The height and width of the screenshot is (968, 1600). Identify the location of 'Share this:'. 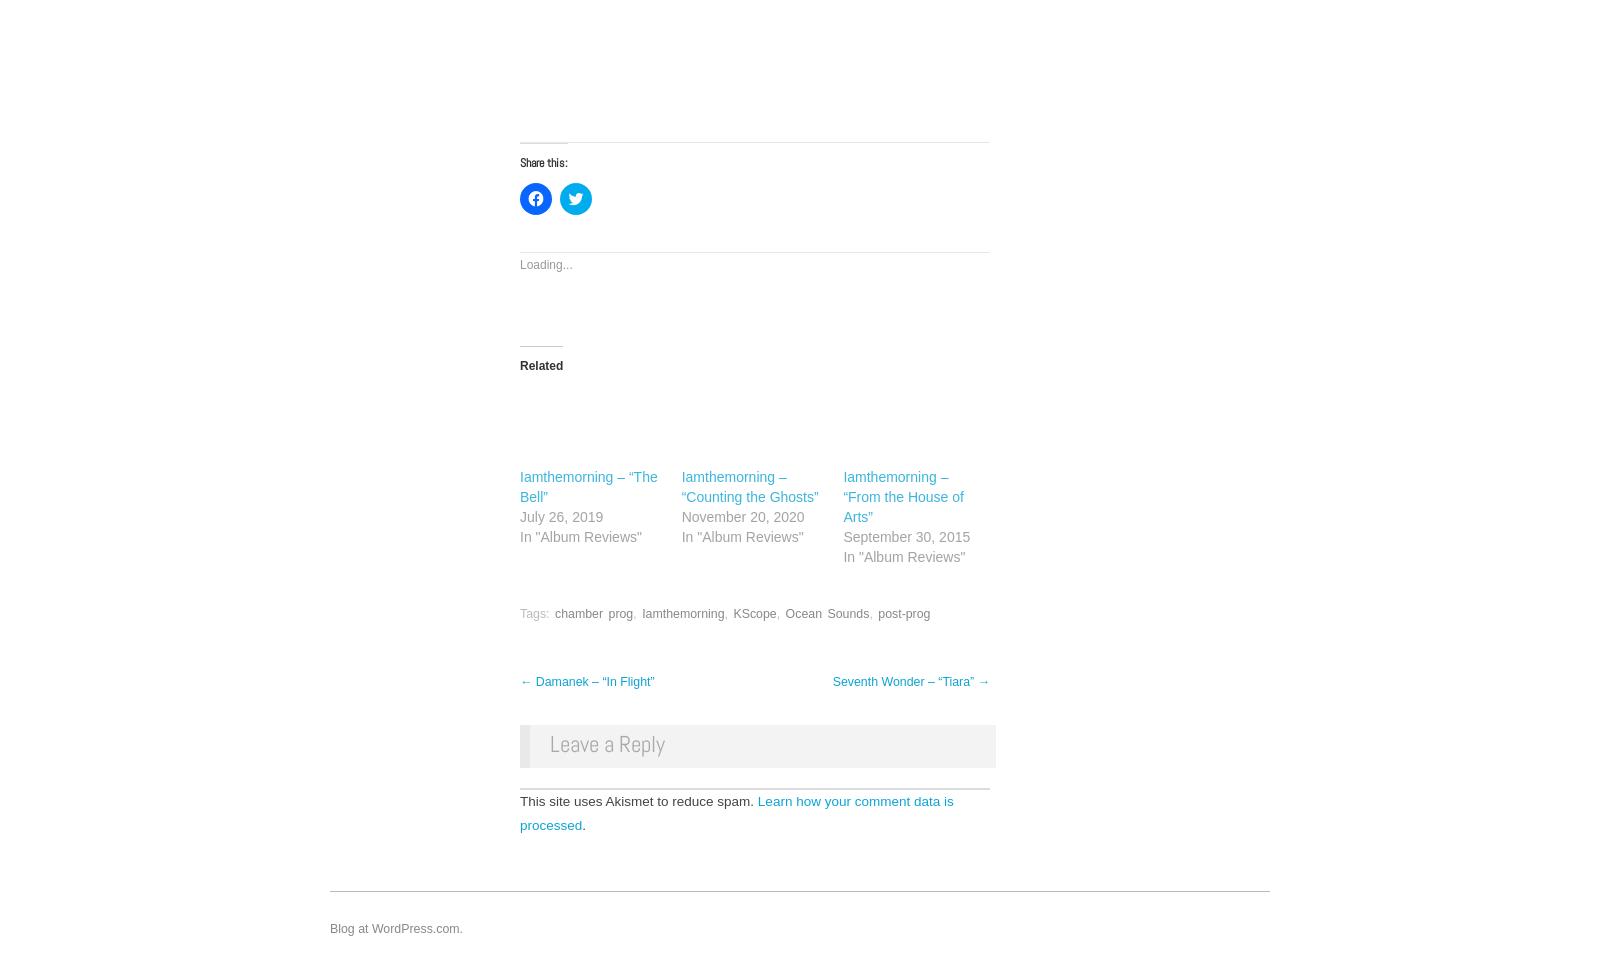
(543, 163).